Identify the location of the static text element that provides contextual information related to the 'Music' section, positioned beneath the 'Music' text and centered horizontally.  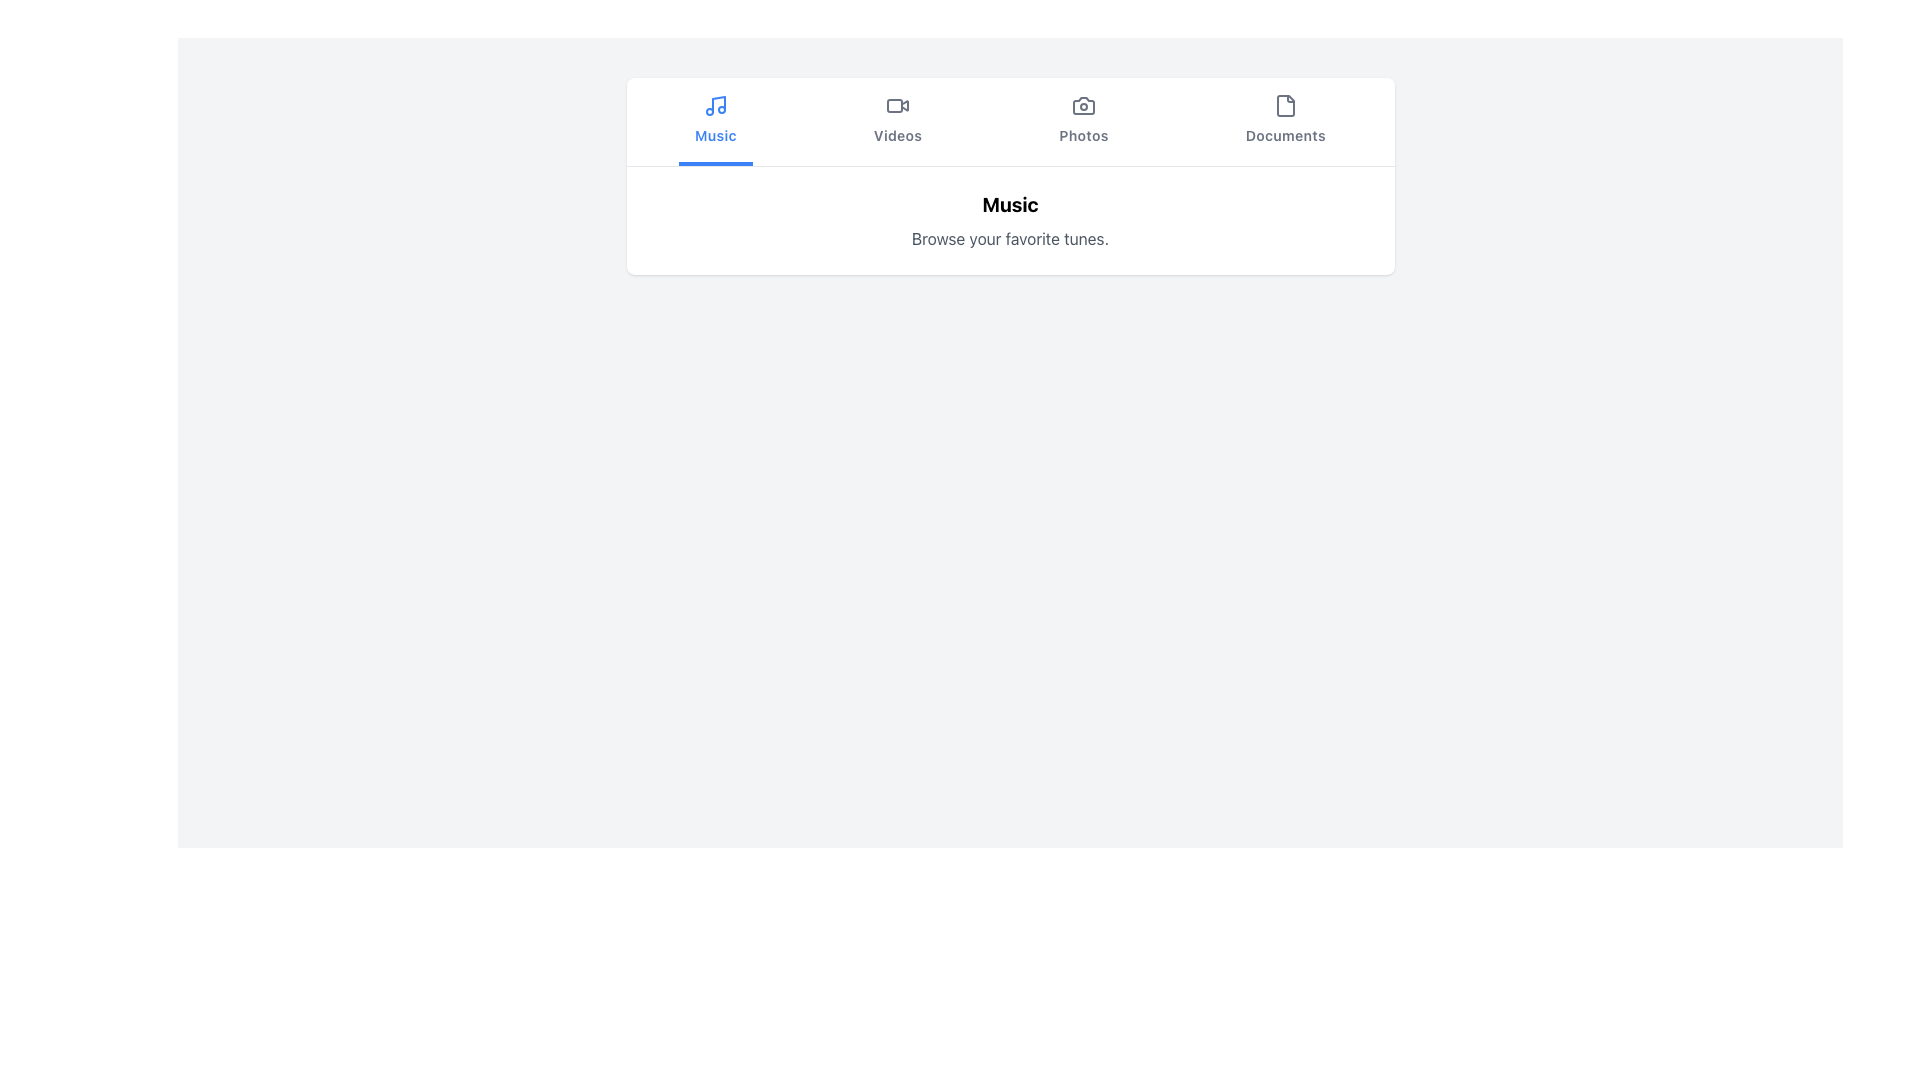
(1010, 238).